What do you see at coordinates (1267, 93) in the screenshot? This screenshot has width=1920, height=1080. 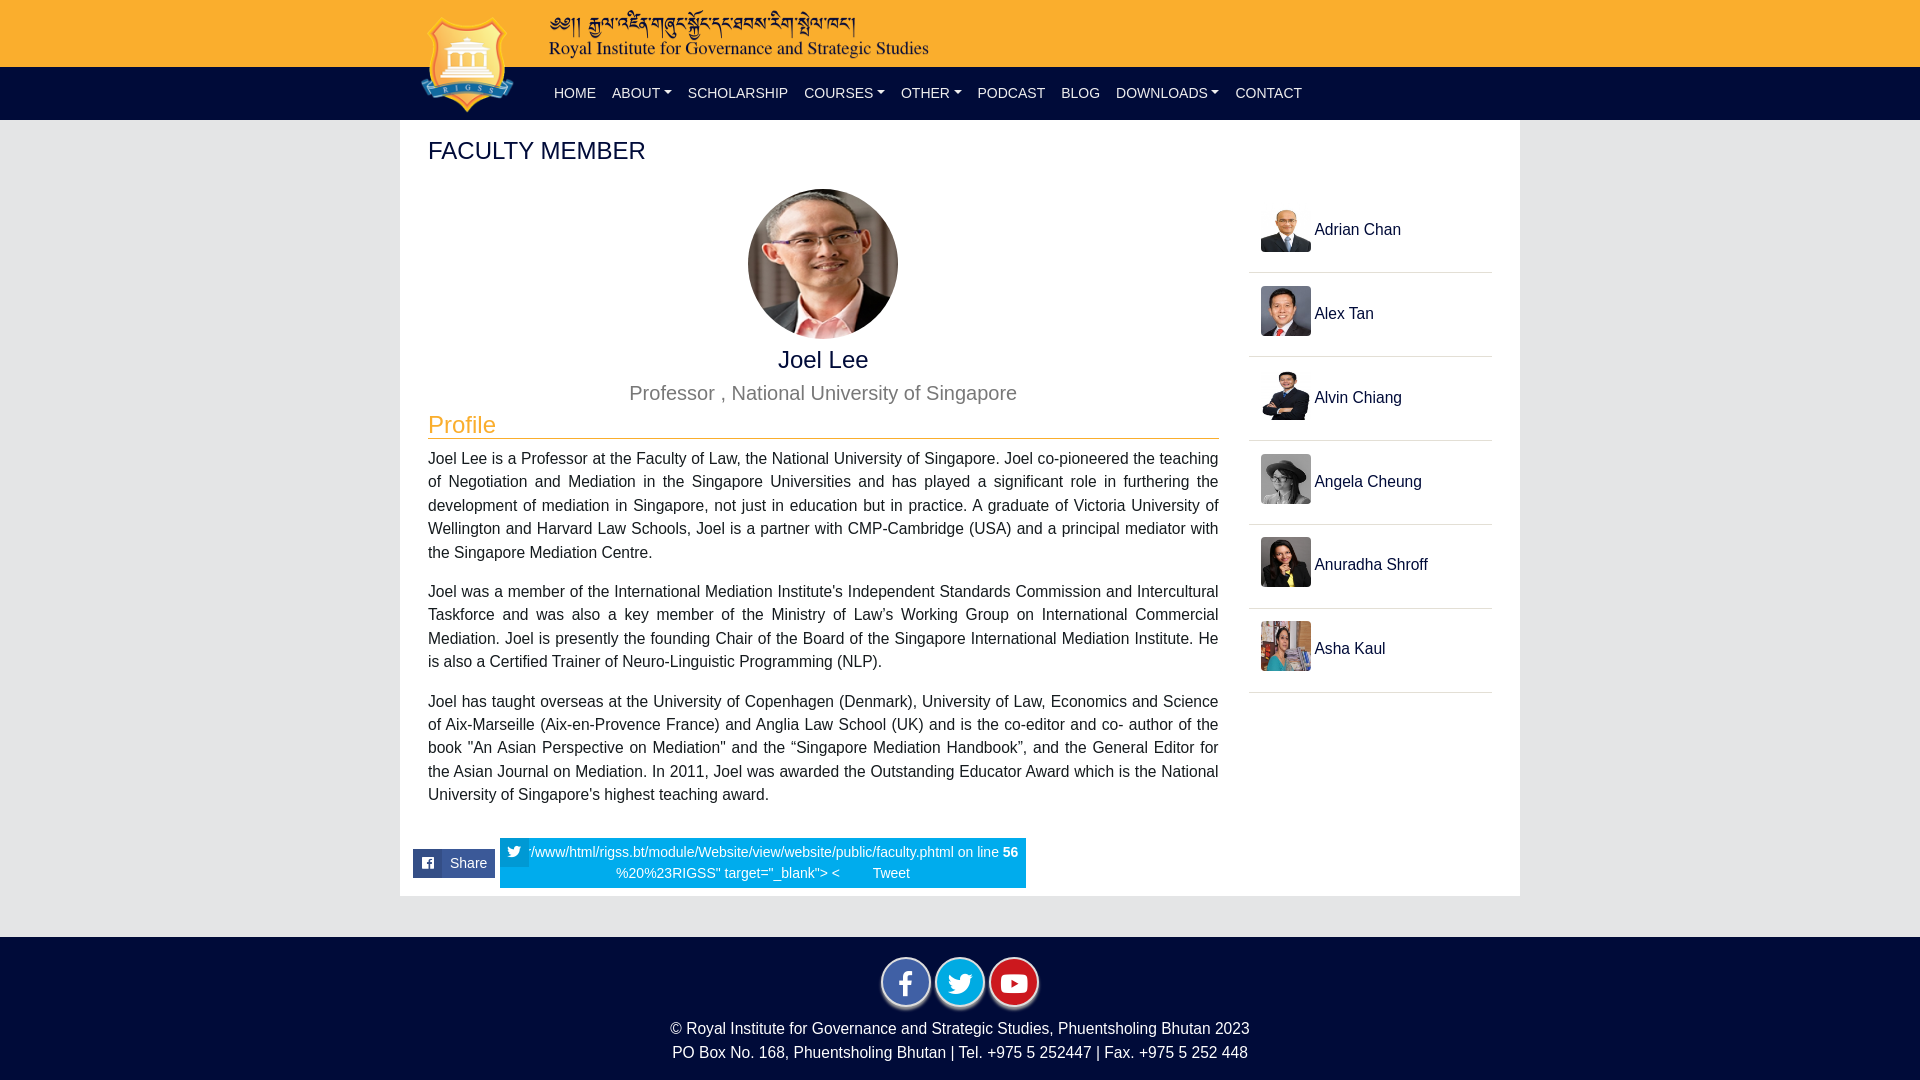 I see `'CONTACT'` at bounding box center [1267, 93].